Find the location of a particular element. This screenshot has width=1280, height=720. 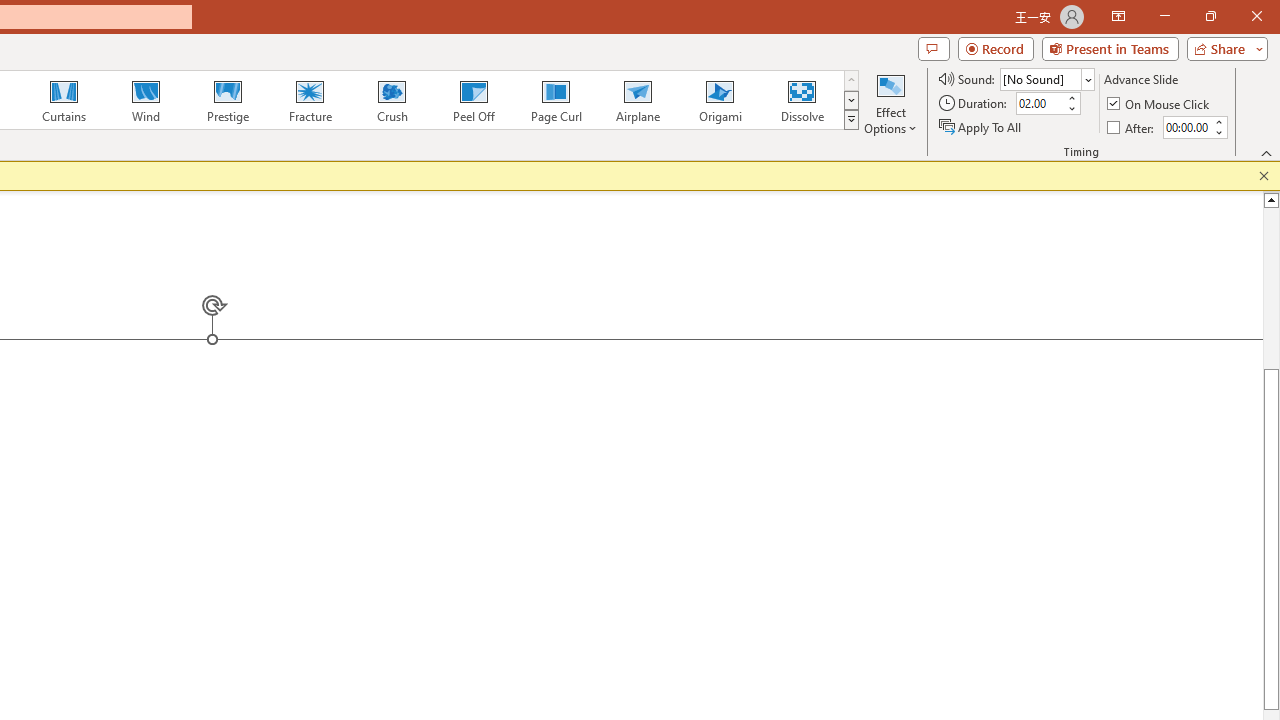

'On Mouse Click' is located at coordinates (1159, 103).